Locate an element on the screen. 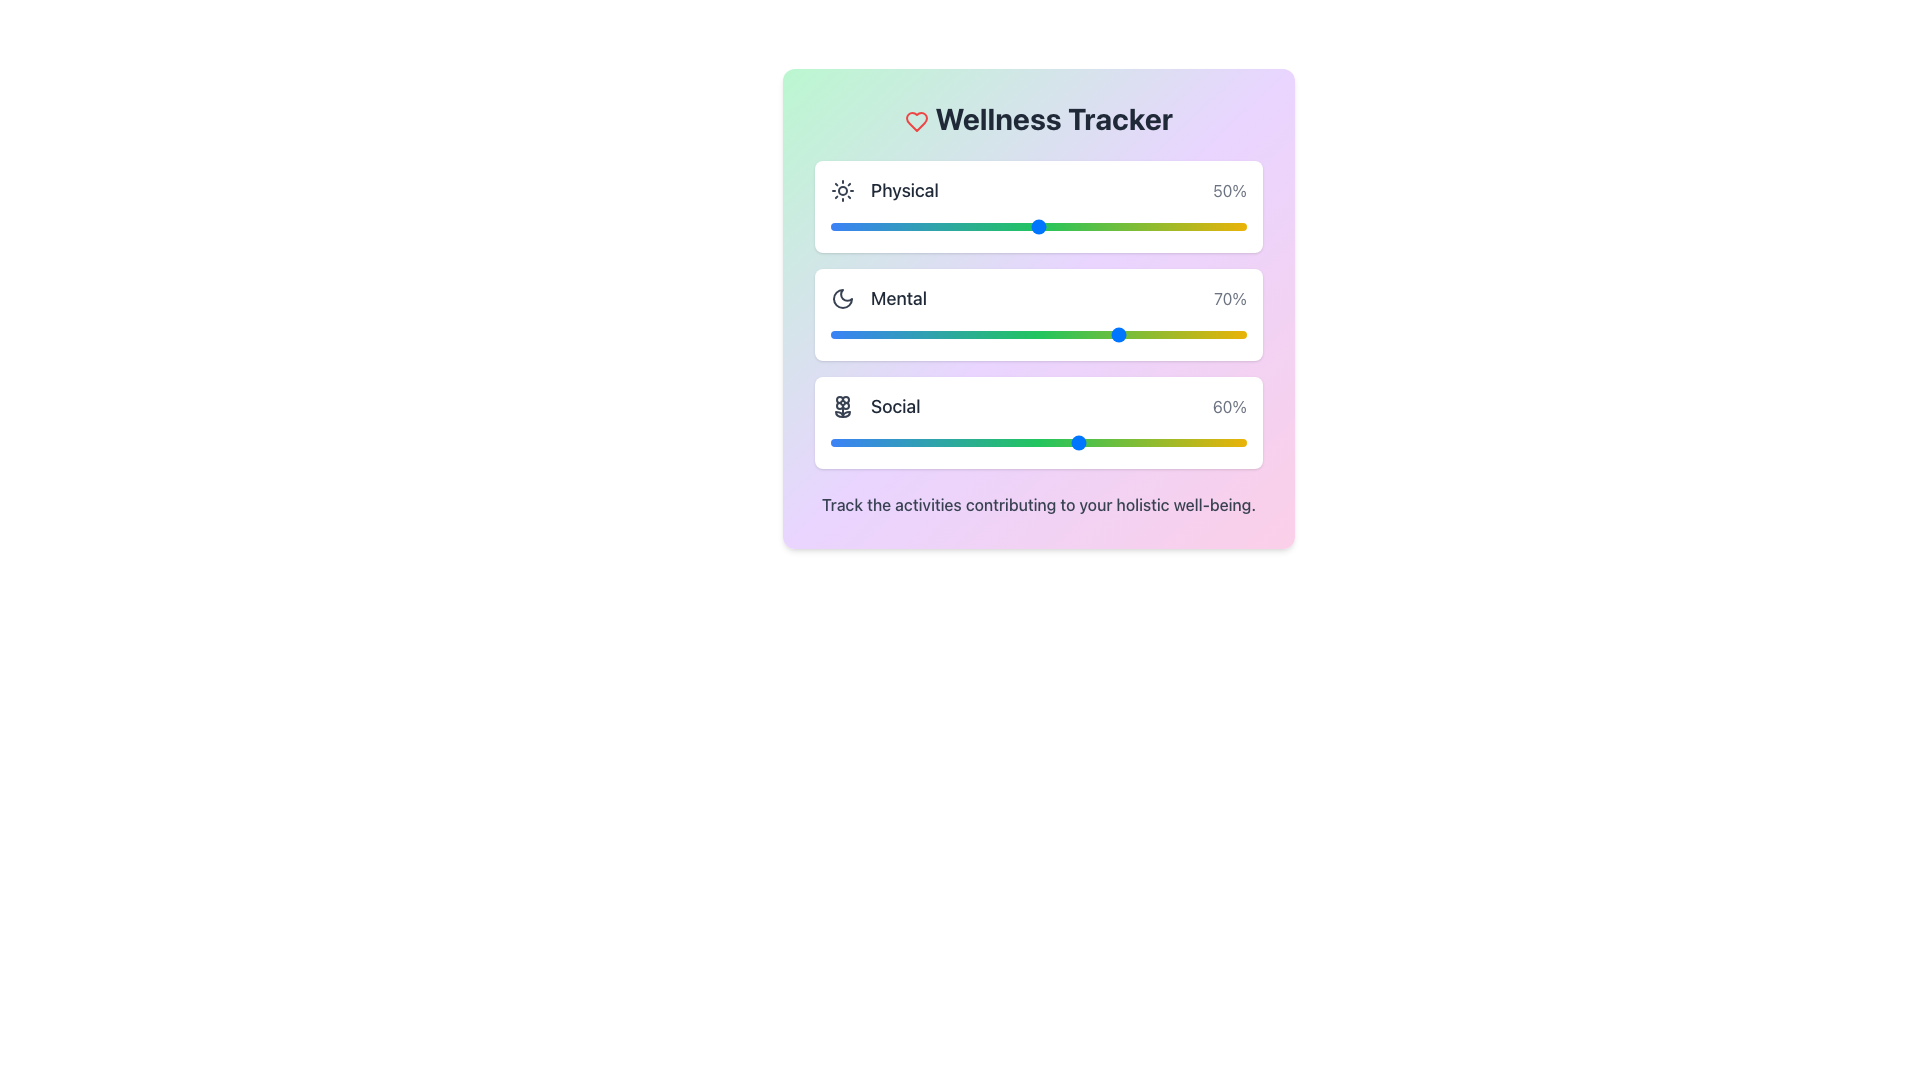  the social tracker slider is located at coordinates (1212, 442).